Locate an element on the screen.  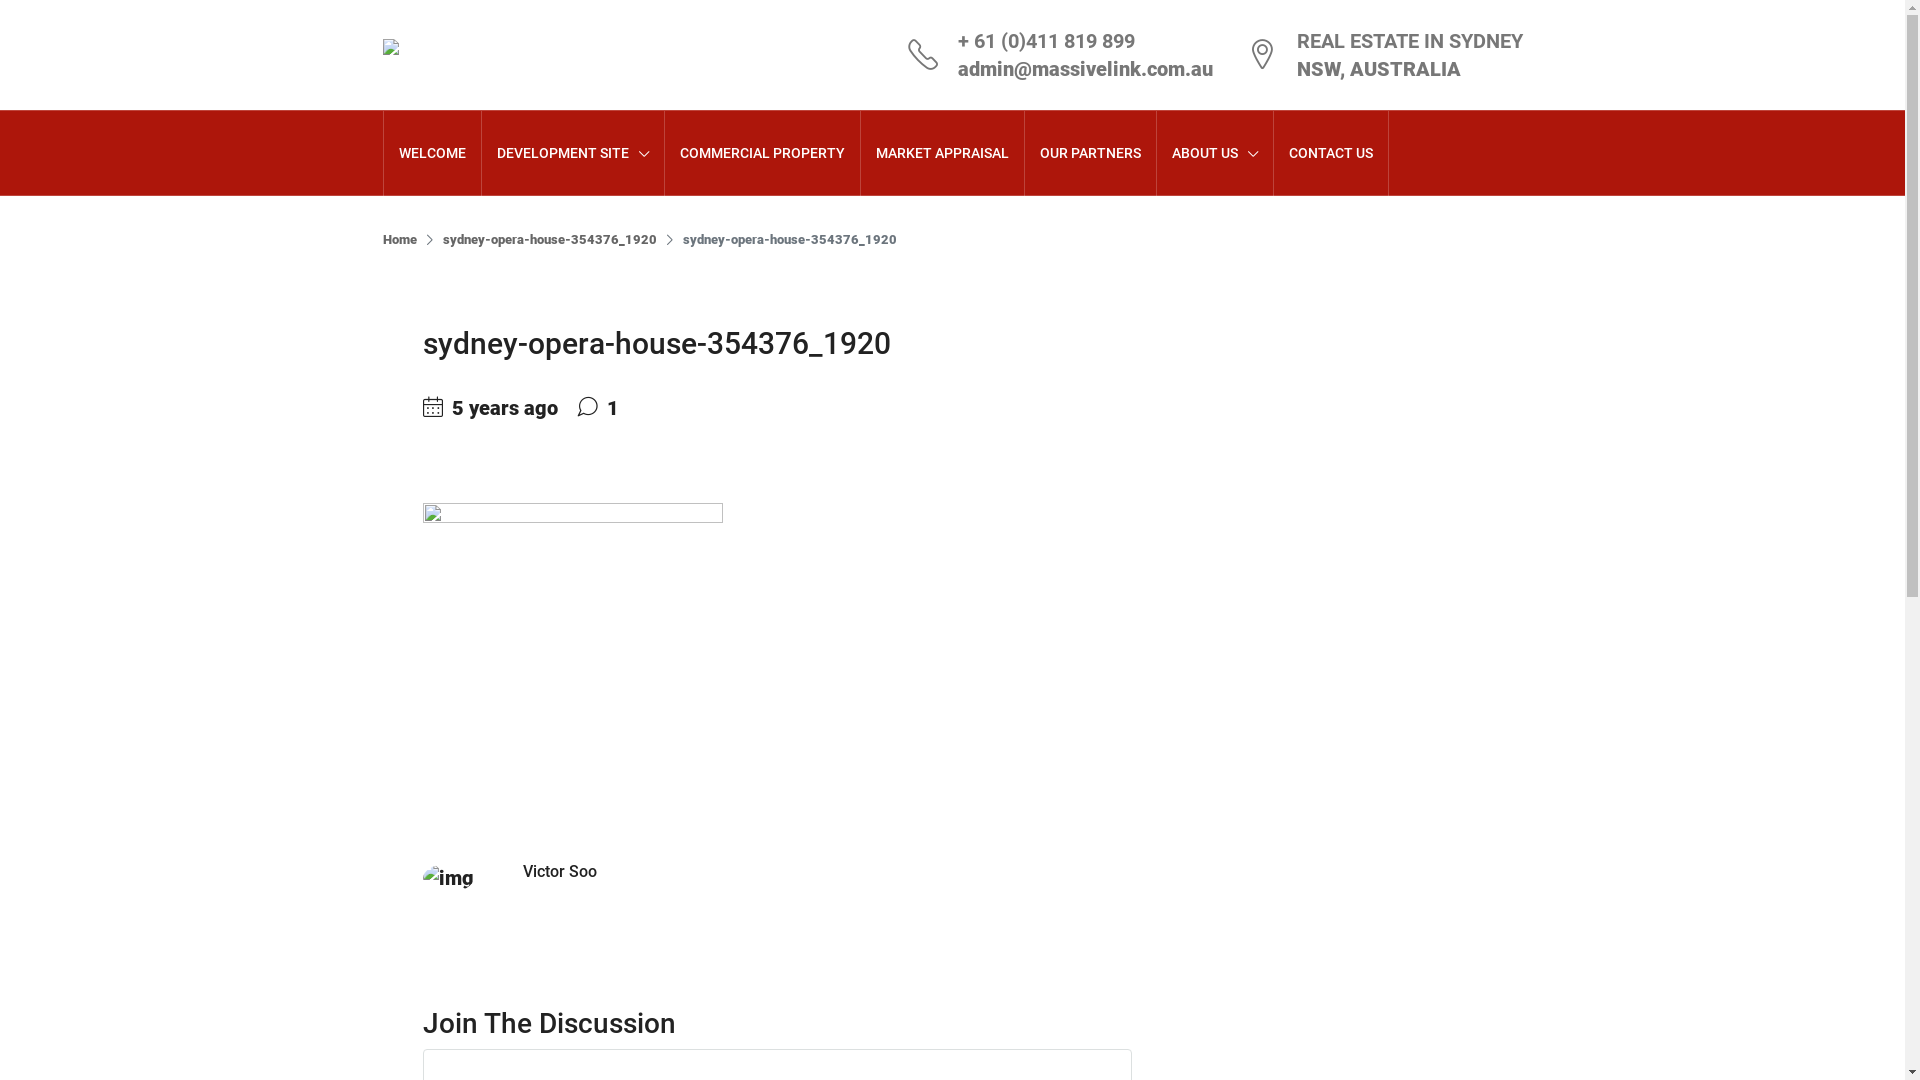
'Home' is located at coordinates (398, 238).